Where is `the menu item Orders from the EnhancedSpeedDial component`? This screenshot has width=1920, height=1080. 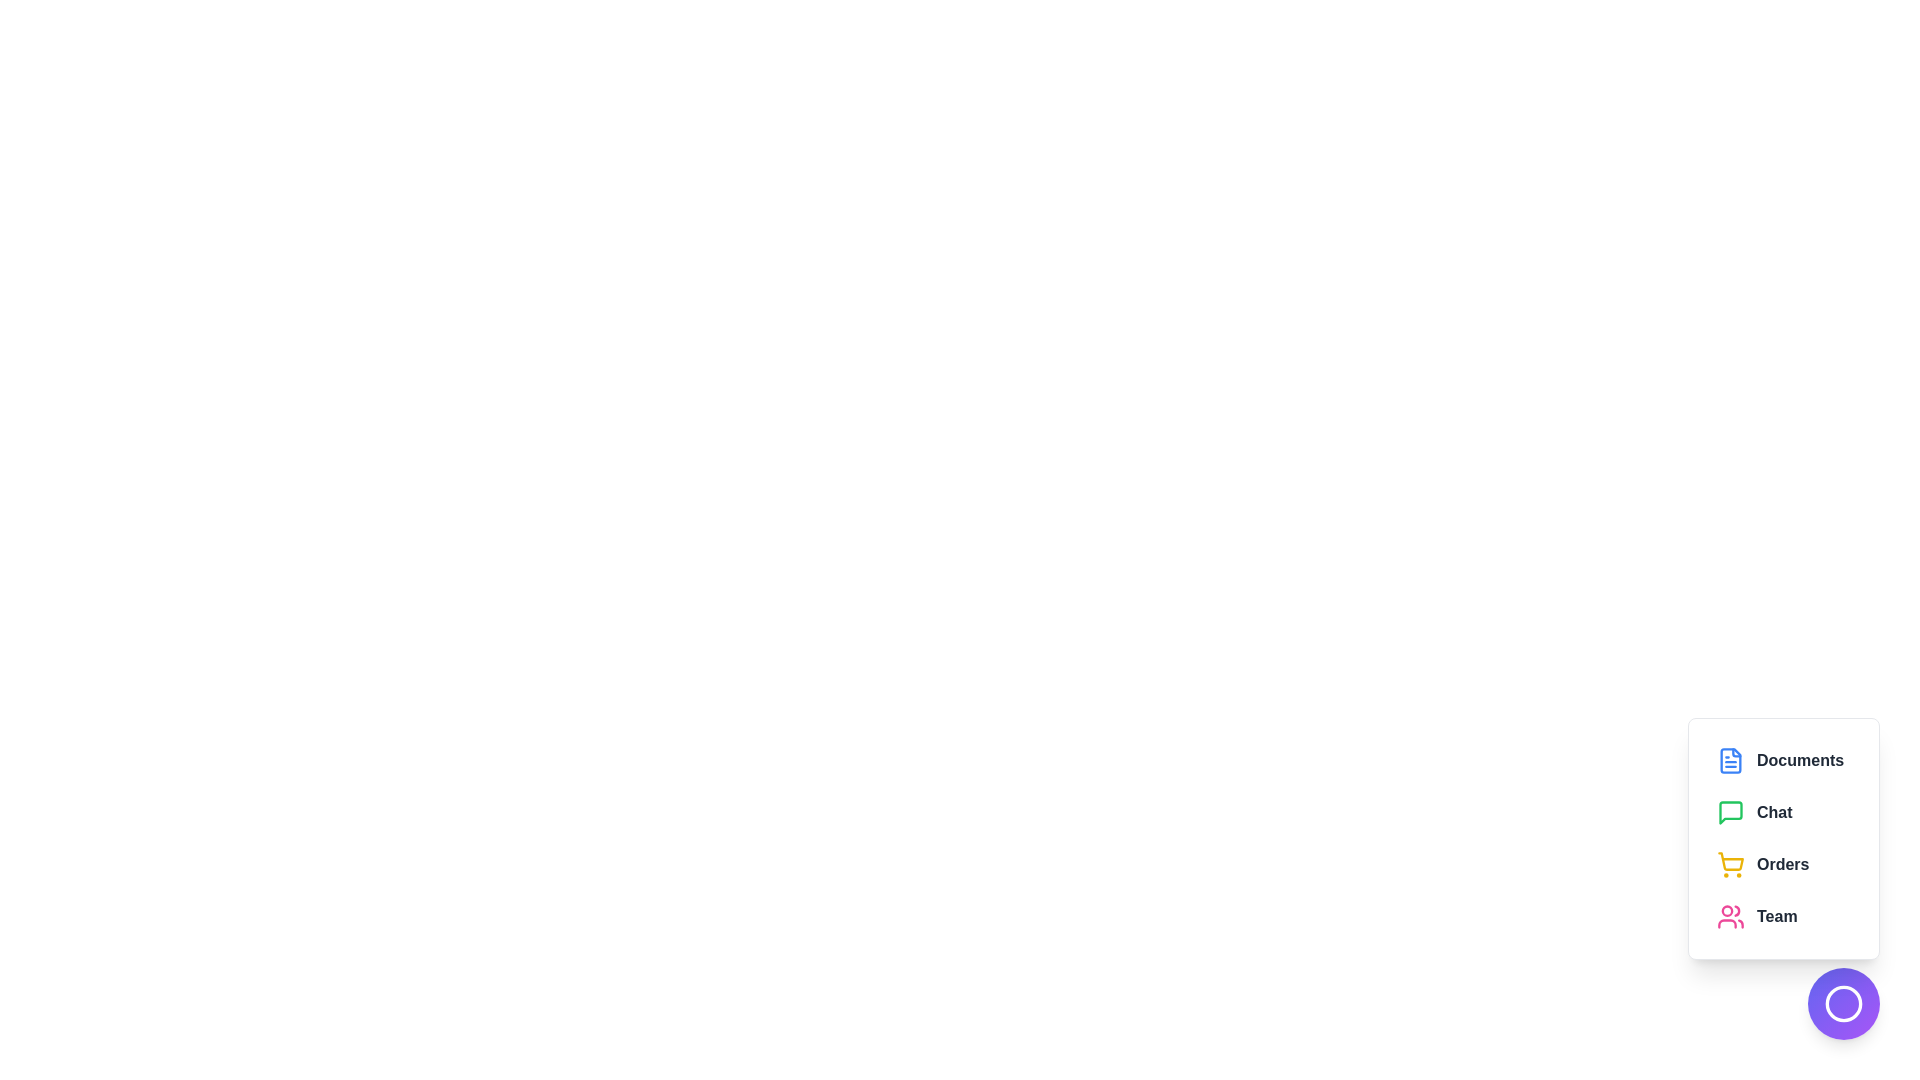
the menu item Orders from the EnhancedSpeedDial component is located at coordinates (1784, 863).